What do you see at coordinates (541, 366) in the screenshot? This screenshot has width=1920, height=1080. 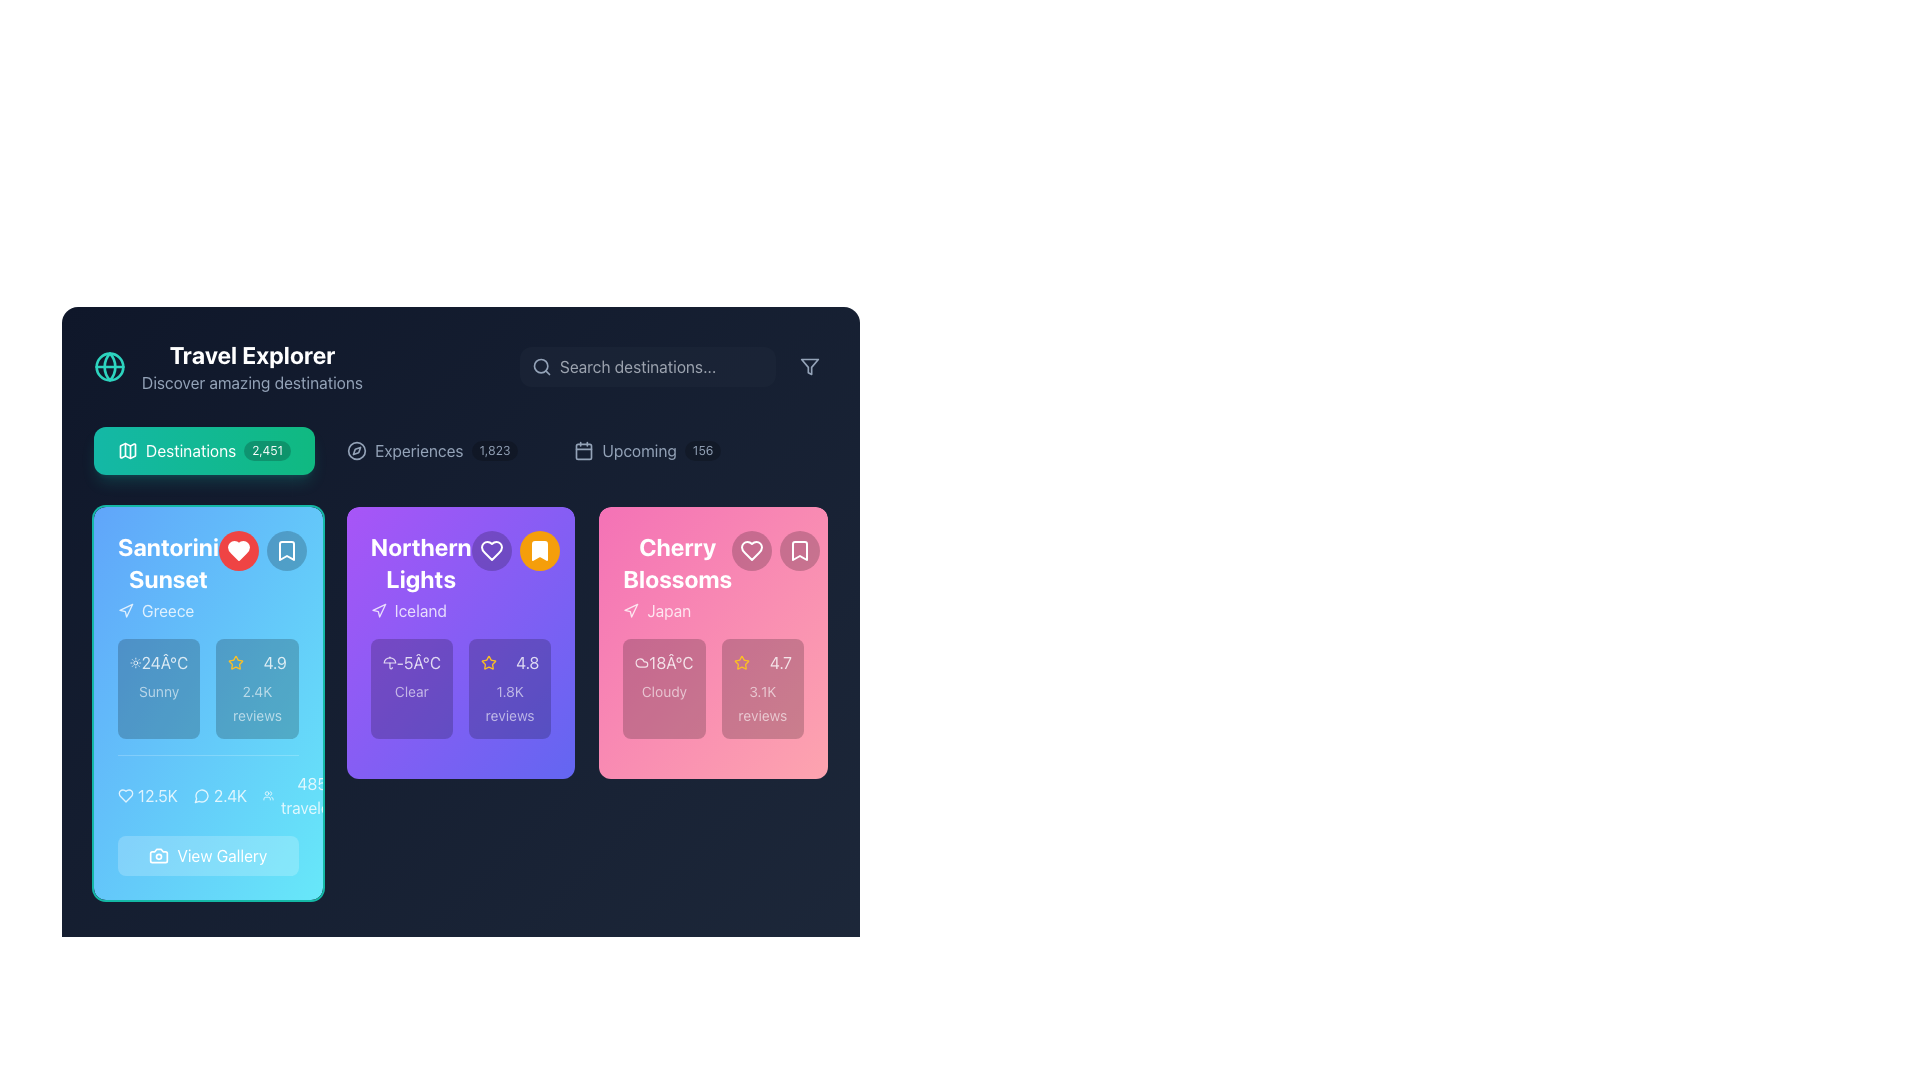 I see `the central circular part of the magnifying glass icon located on the right-hand side of the top navigation bar, near the middle-left of the search field` at bounding box center [541, 366].